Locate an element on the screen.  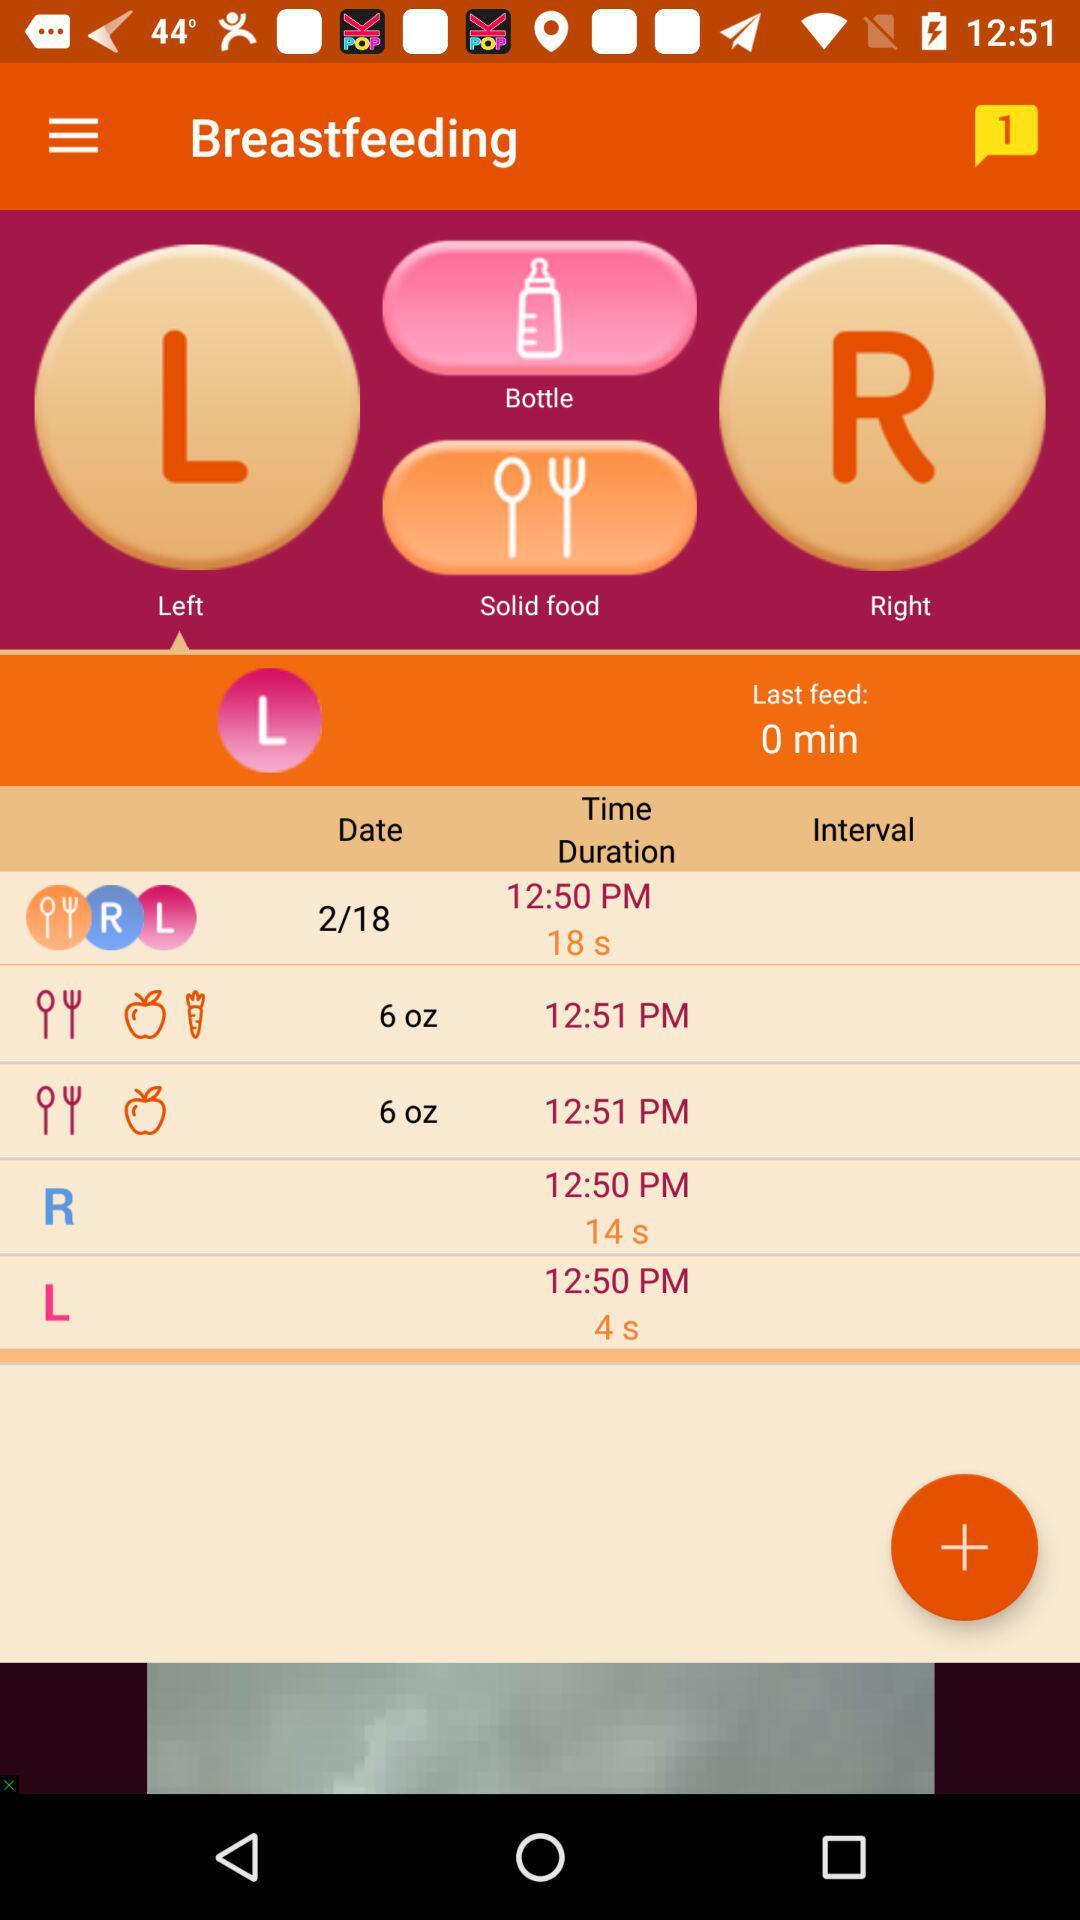
the more icon is located at coordinates (538, 306).